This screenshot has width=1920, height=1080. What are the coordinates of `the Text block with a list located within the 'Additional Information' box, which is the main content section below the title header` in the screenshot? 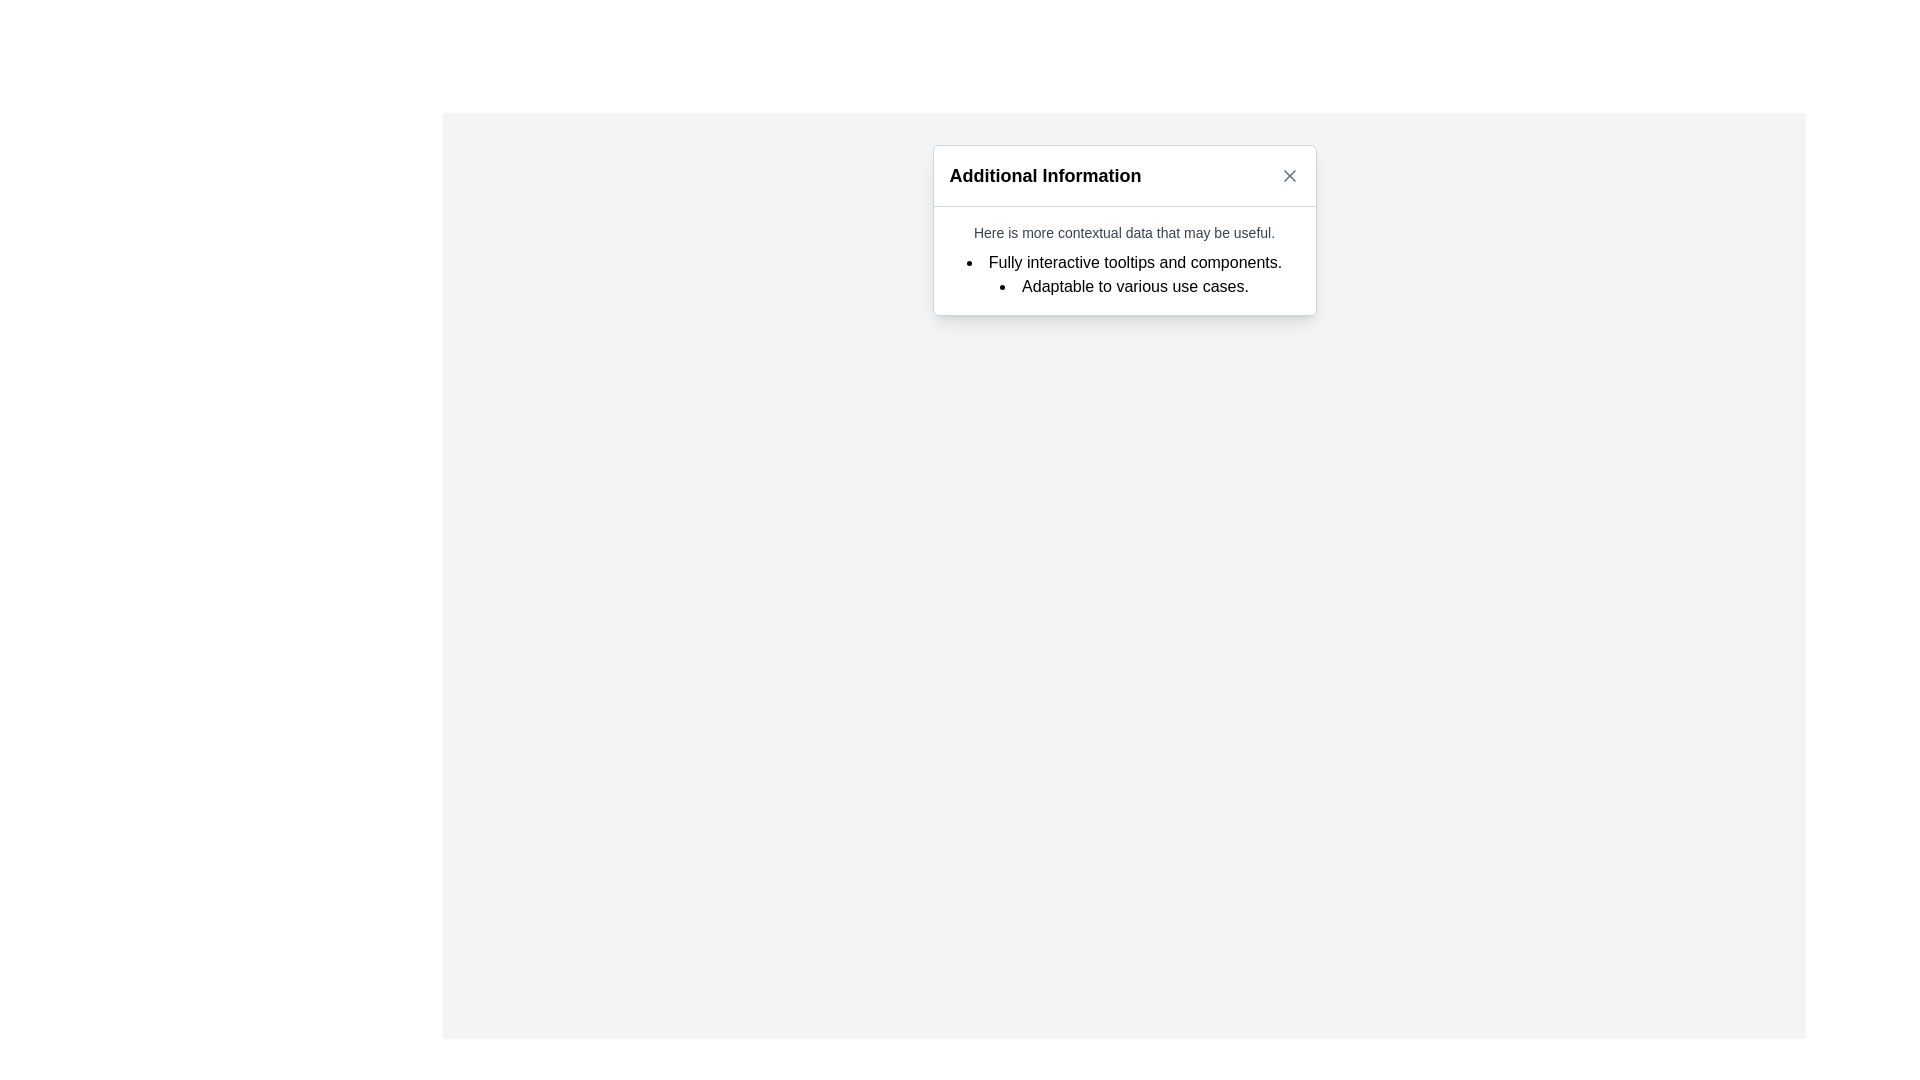 It's located at (1124, 260).